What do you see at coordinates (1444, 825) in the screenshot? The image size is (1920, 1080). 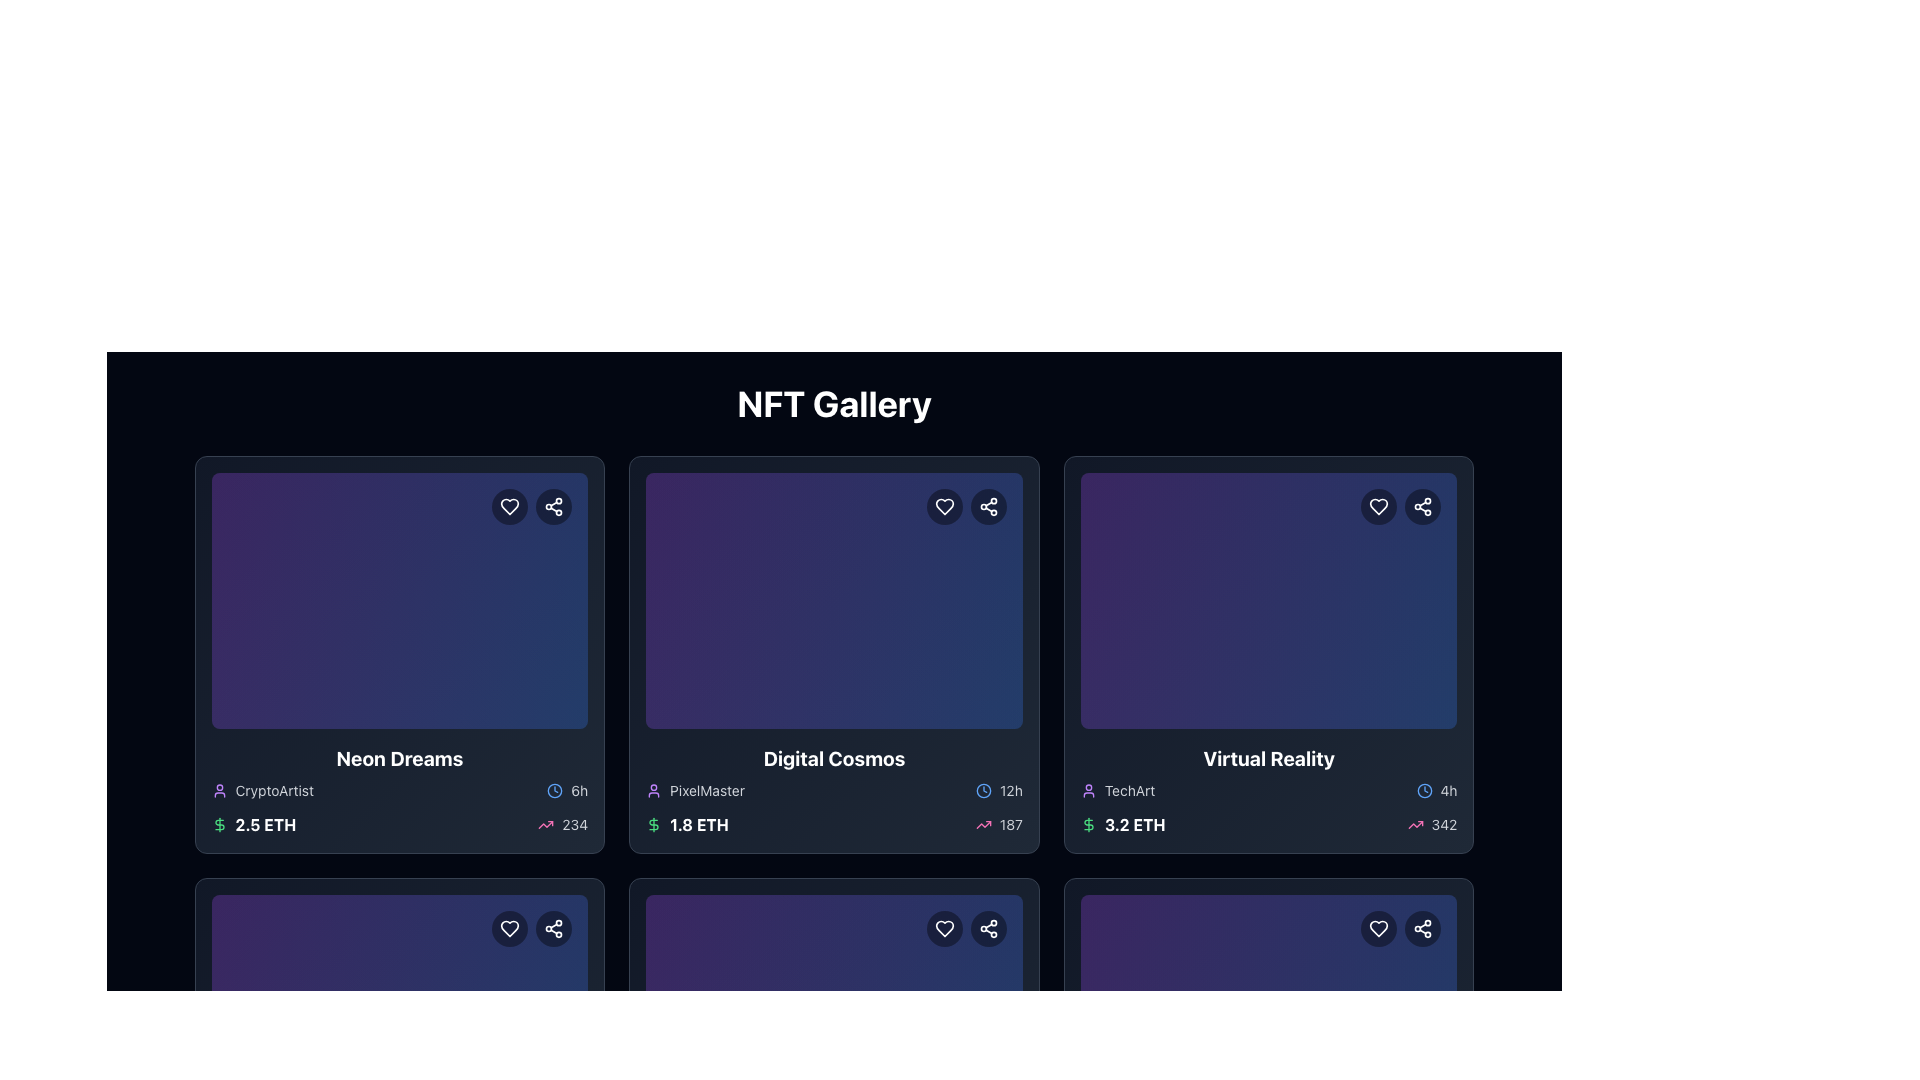 I see `the small text label displaying the number '342' in gray color, located at the bottom right of the card titled 'Virtual Reality'` at bounding box center [1444, 825].